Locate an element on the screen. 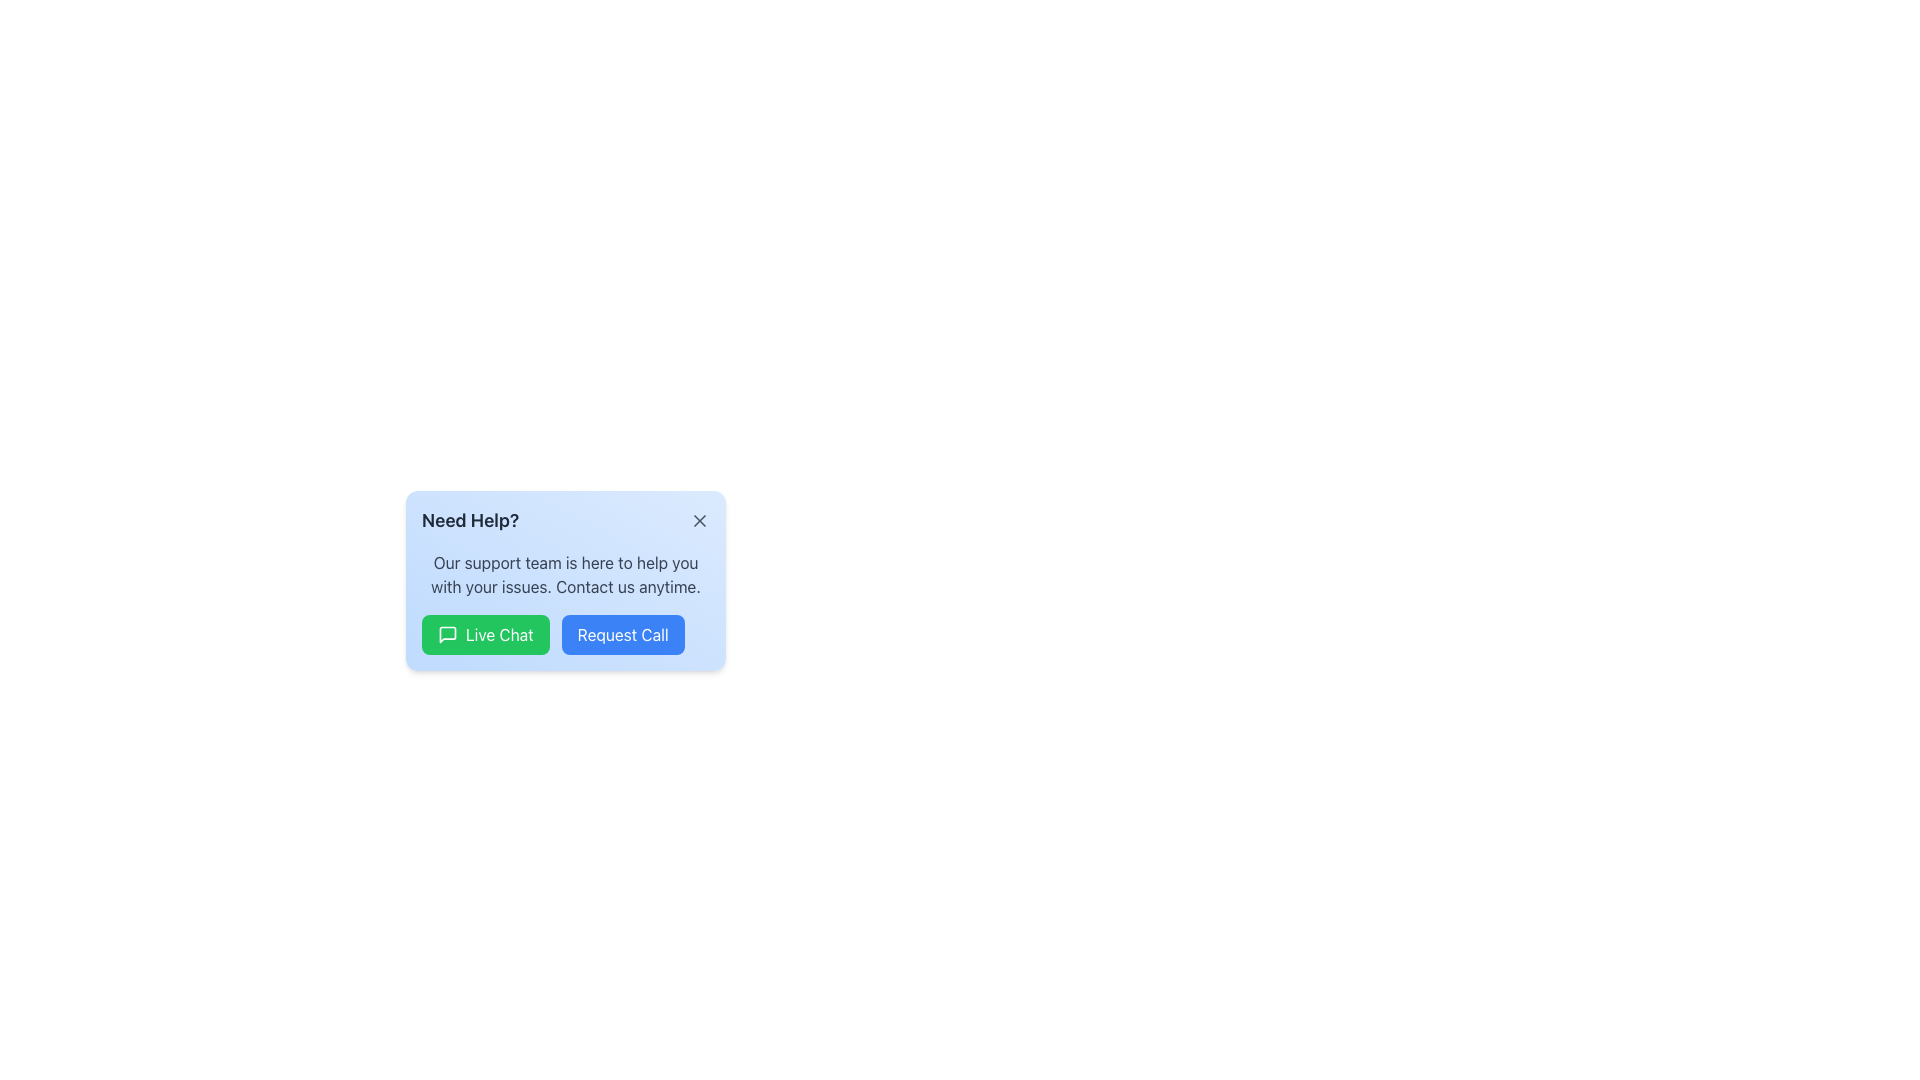  the close button located in the top-right corner of the 'Need Help?' popup window is located at coordinates (700, 519).